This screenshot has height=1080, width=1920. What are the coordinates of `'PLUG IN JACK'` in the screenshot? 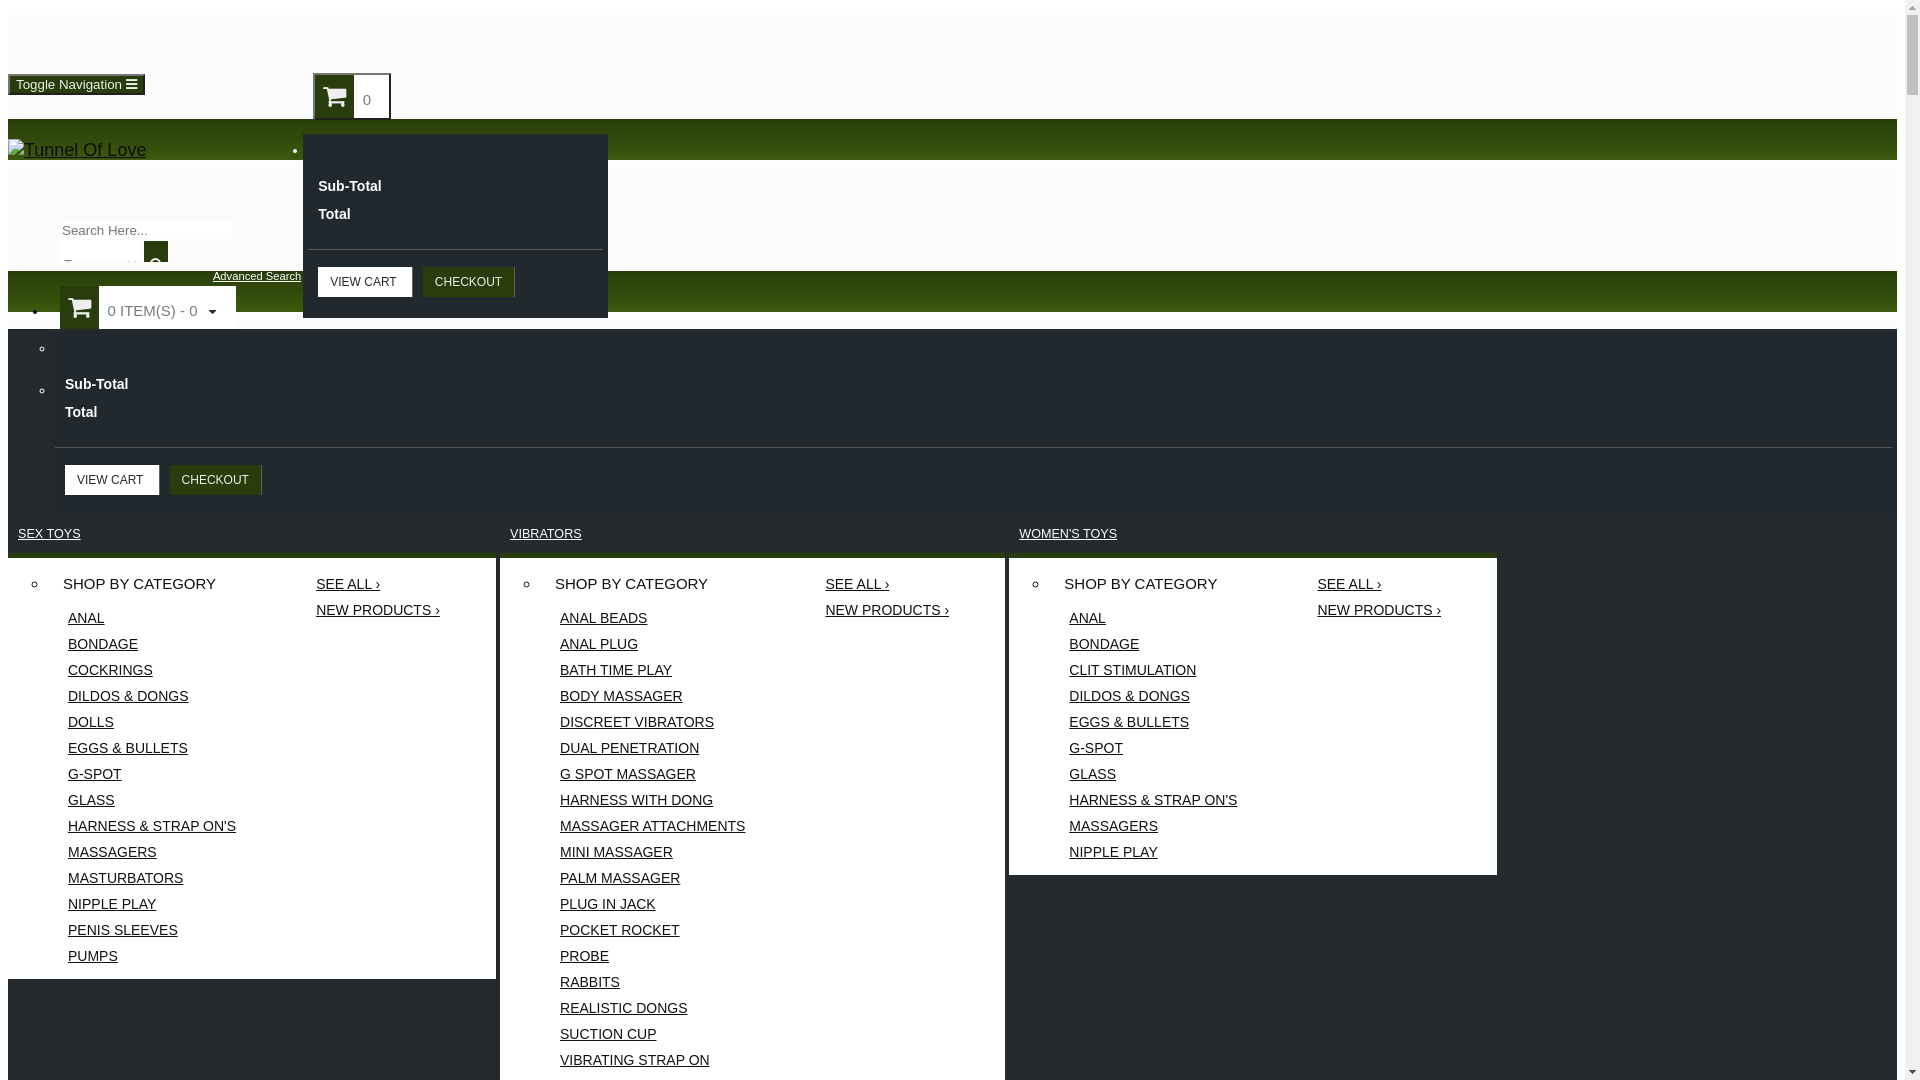 It's located at (652, 903).